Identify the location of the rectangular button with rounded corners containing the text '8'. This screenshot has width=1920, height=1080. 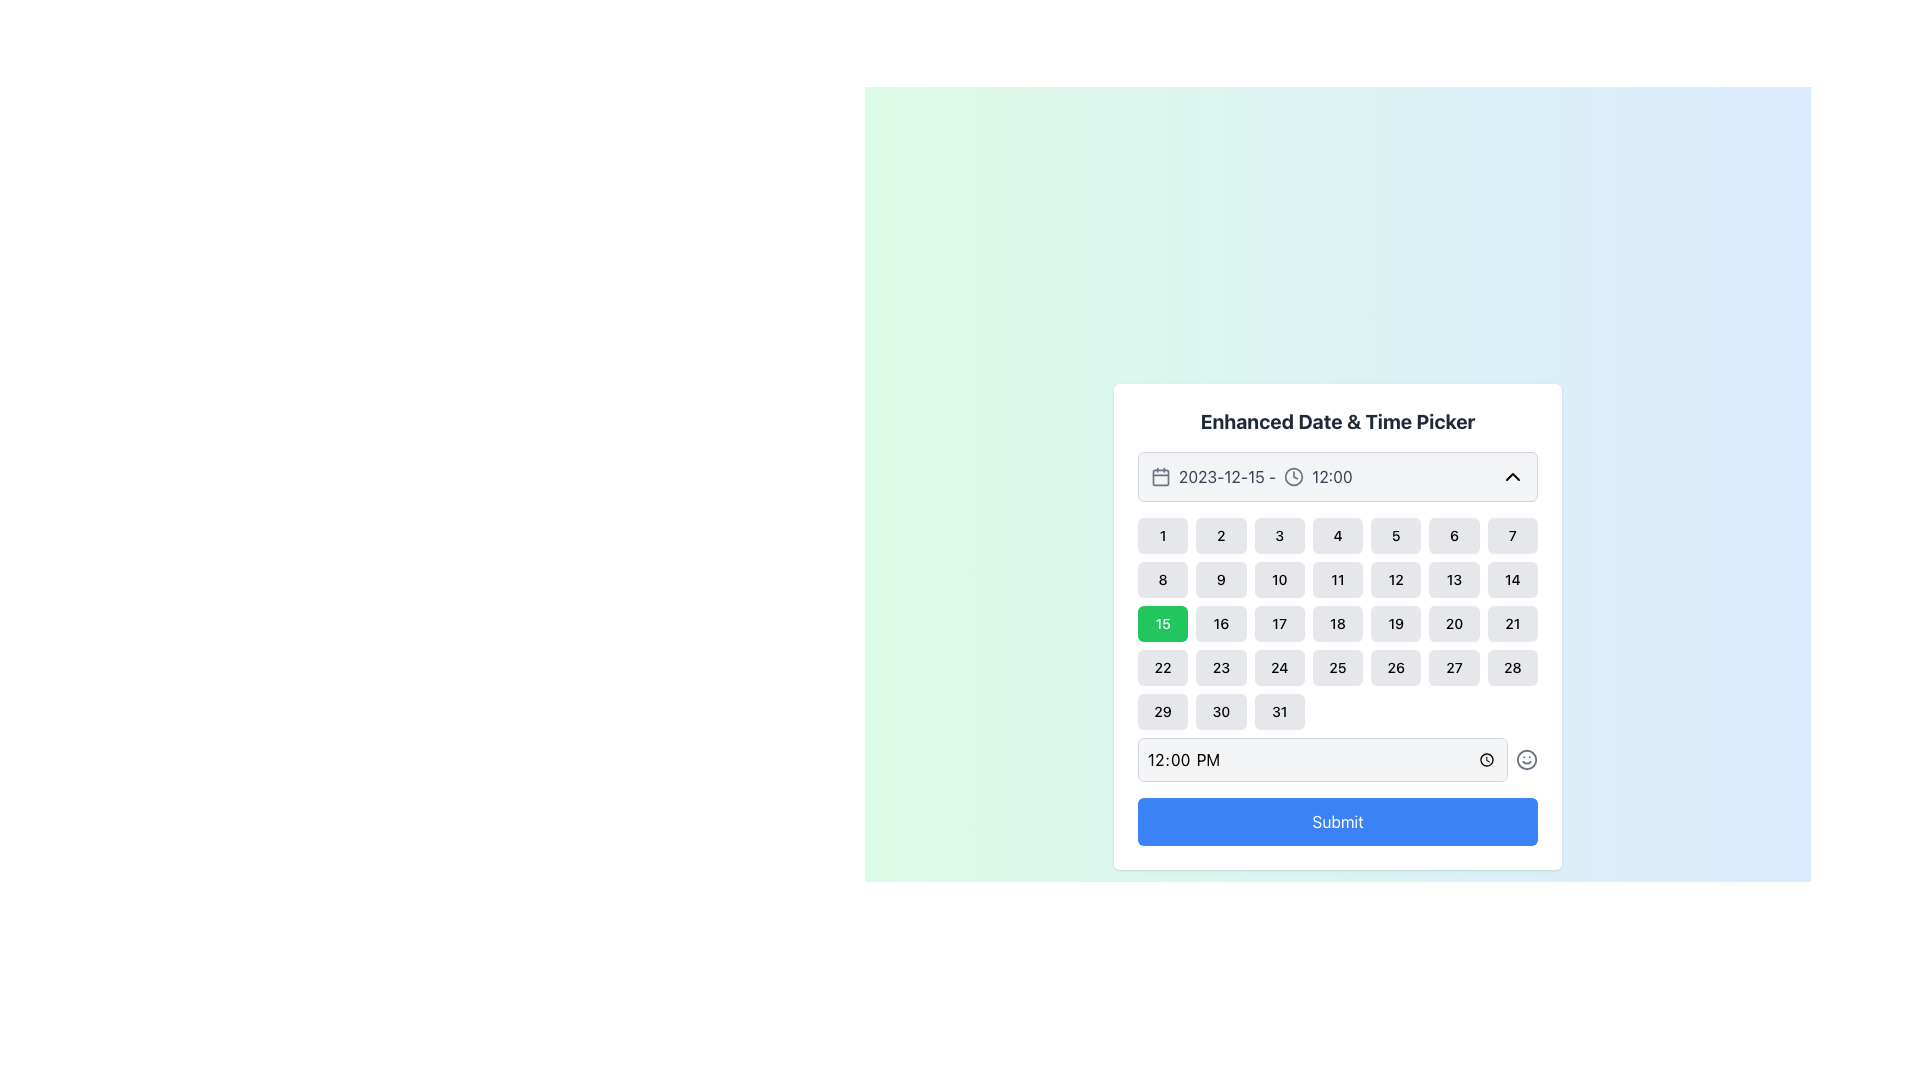
(1163, 579).